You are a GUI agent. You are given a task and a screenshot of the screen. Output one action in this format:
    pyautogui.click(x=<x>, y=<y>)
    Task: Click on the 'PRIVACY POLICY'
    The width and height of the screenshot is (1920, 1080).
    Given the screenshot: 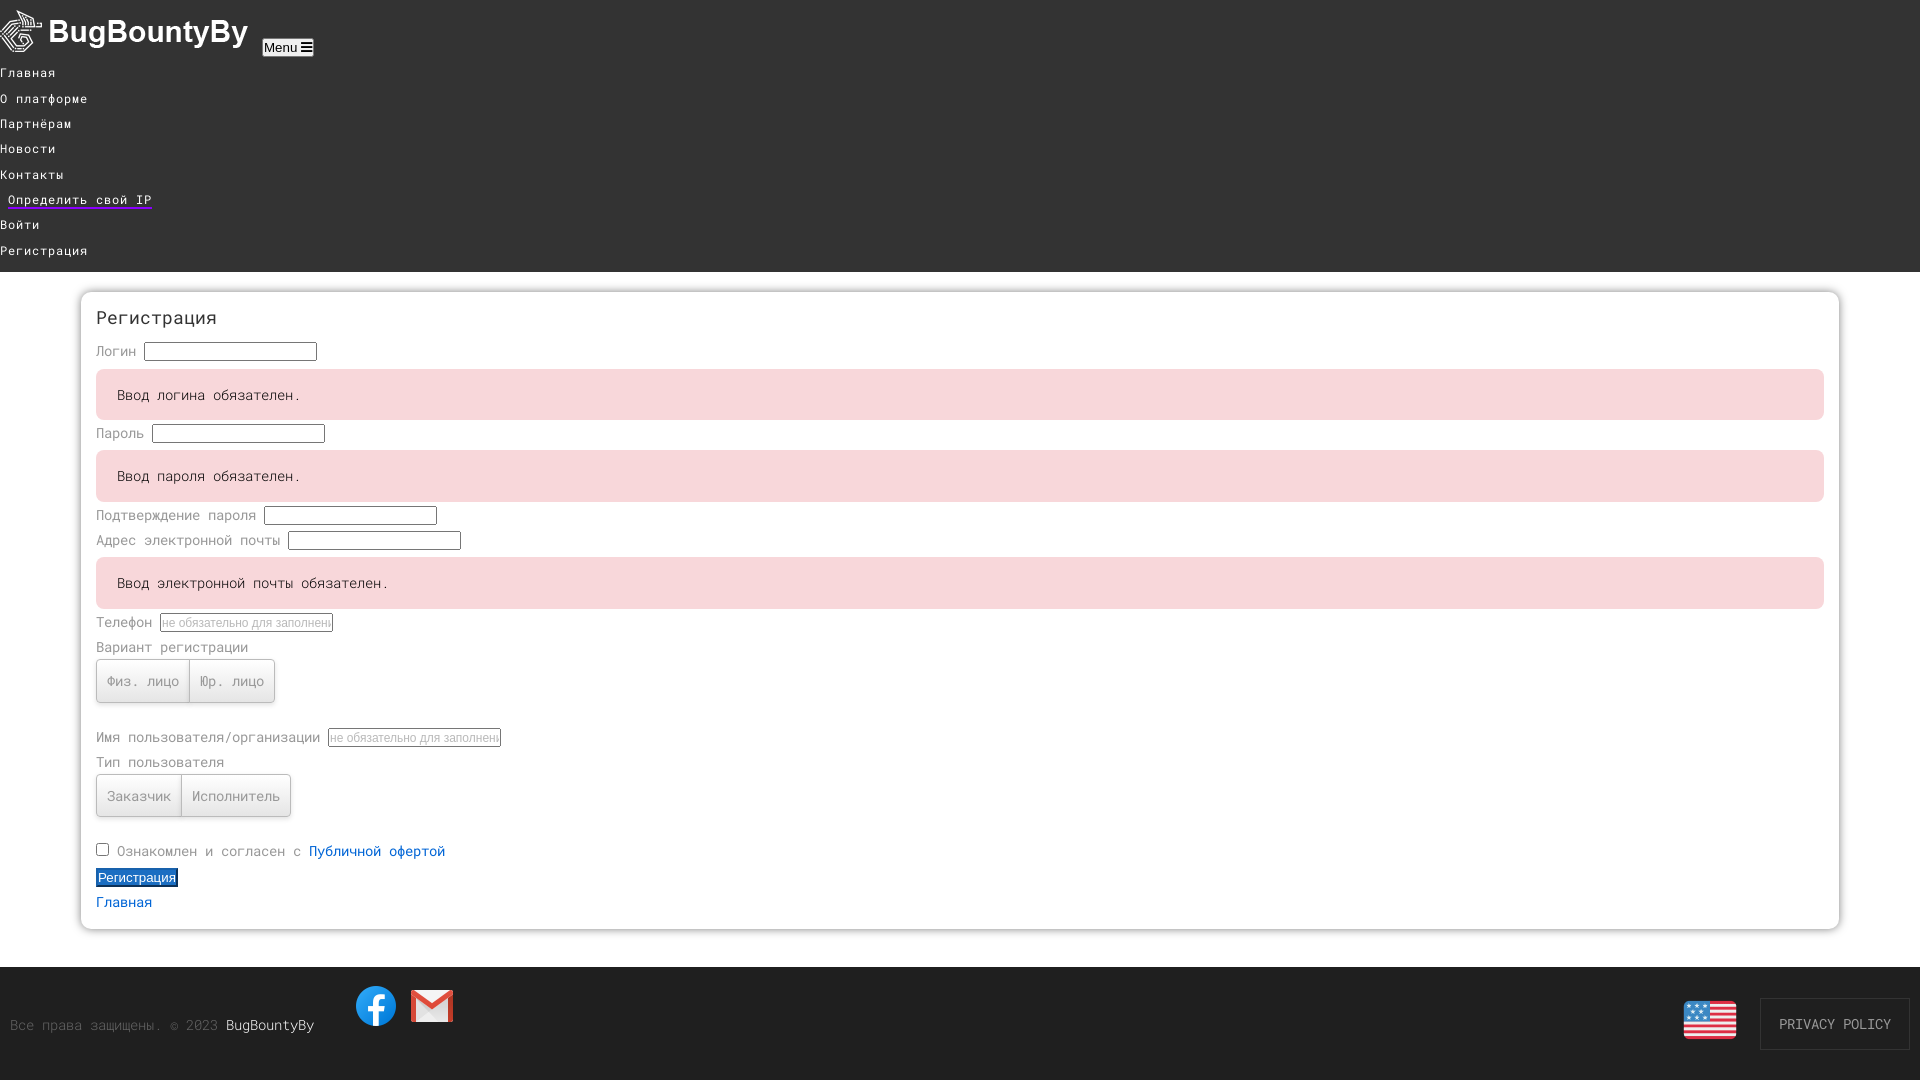 What is the action you would take?
    pyautogui.click(x=1834, y=1023)
    